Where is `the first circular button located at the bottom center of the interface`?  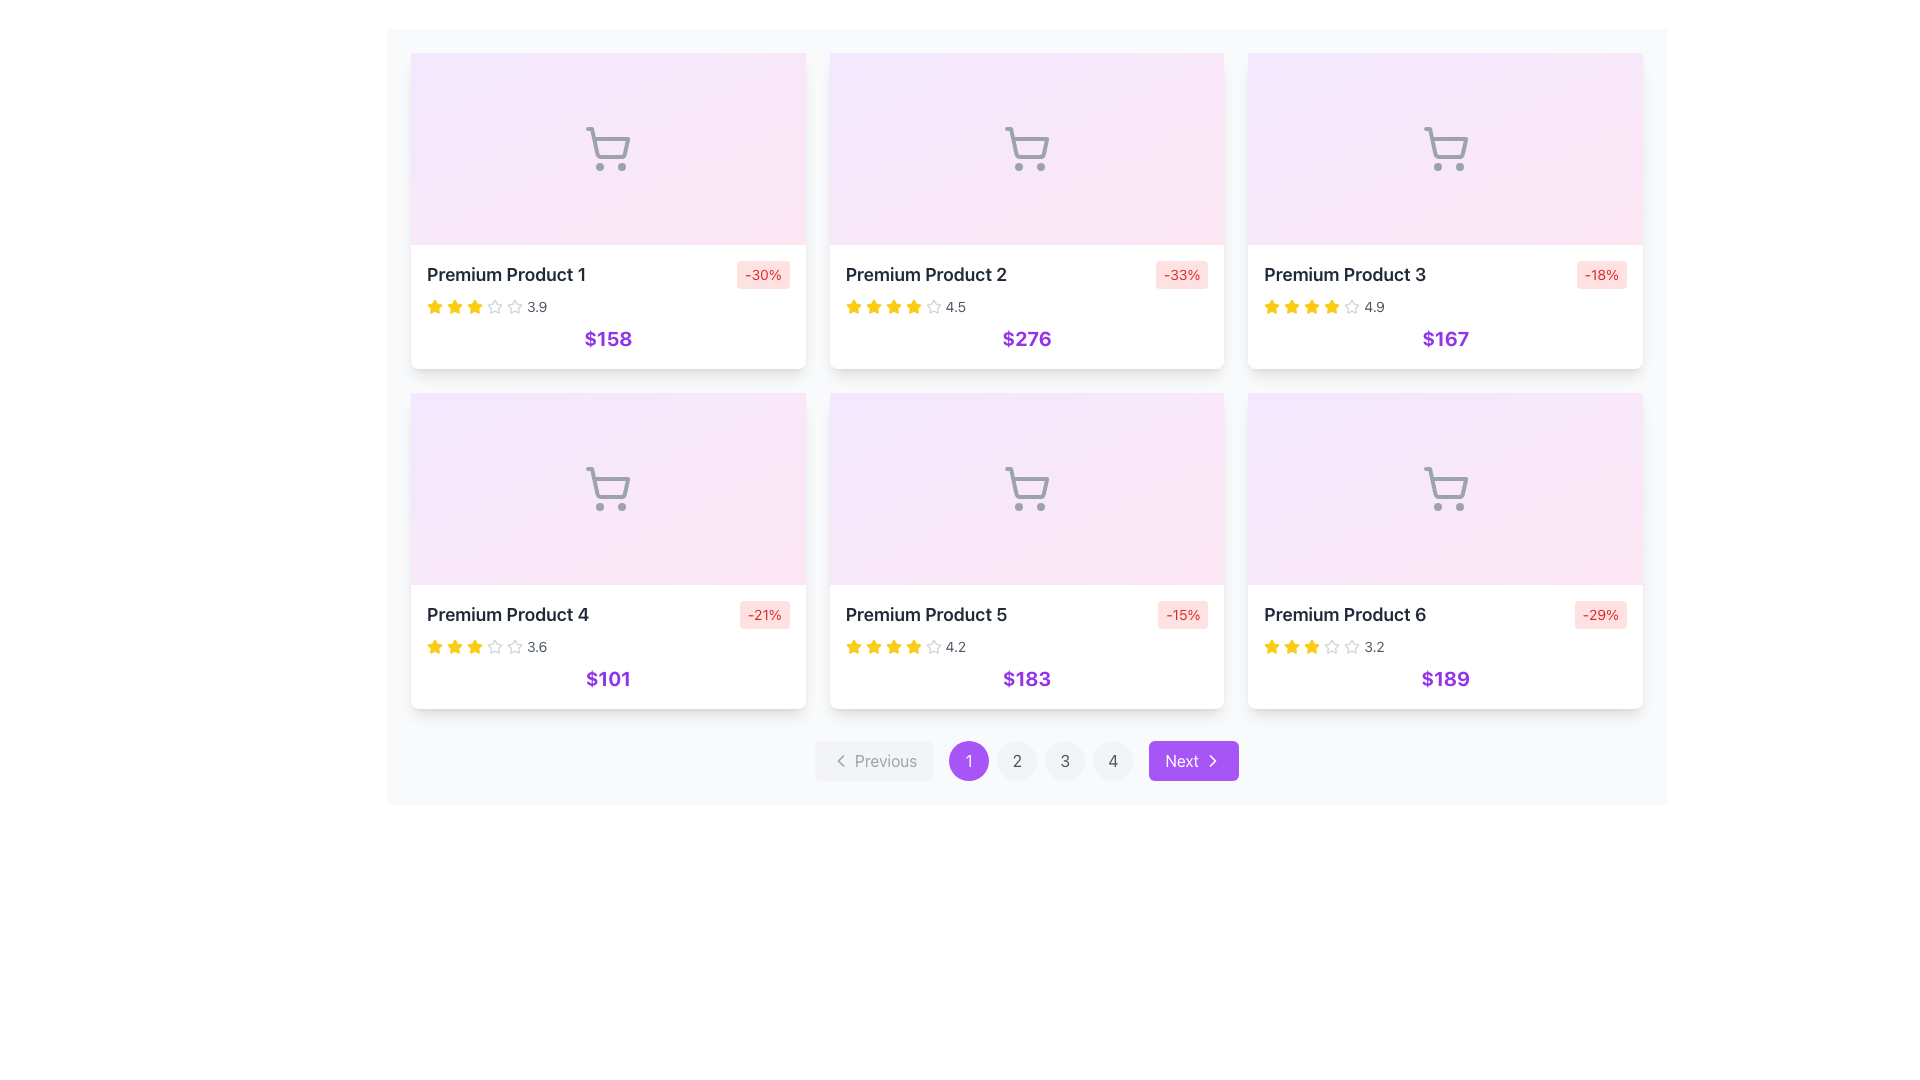
the first circular button located at the bottom center of the interface is located at coordinates (969, 760).